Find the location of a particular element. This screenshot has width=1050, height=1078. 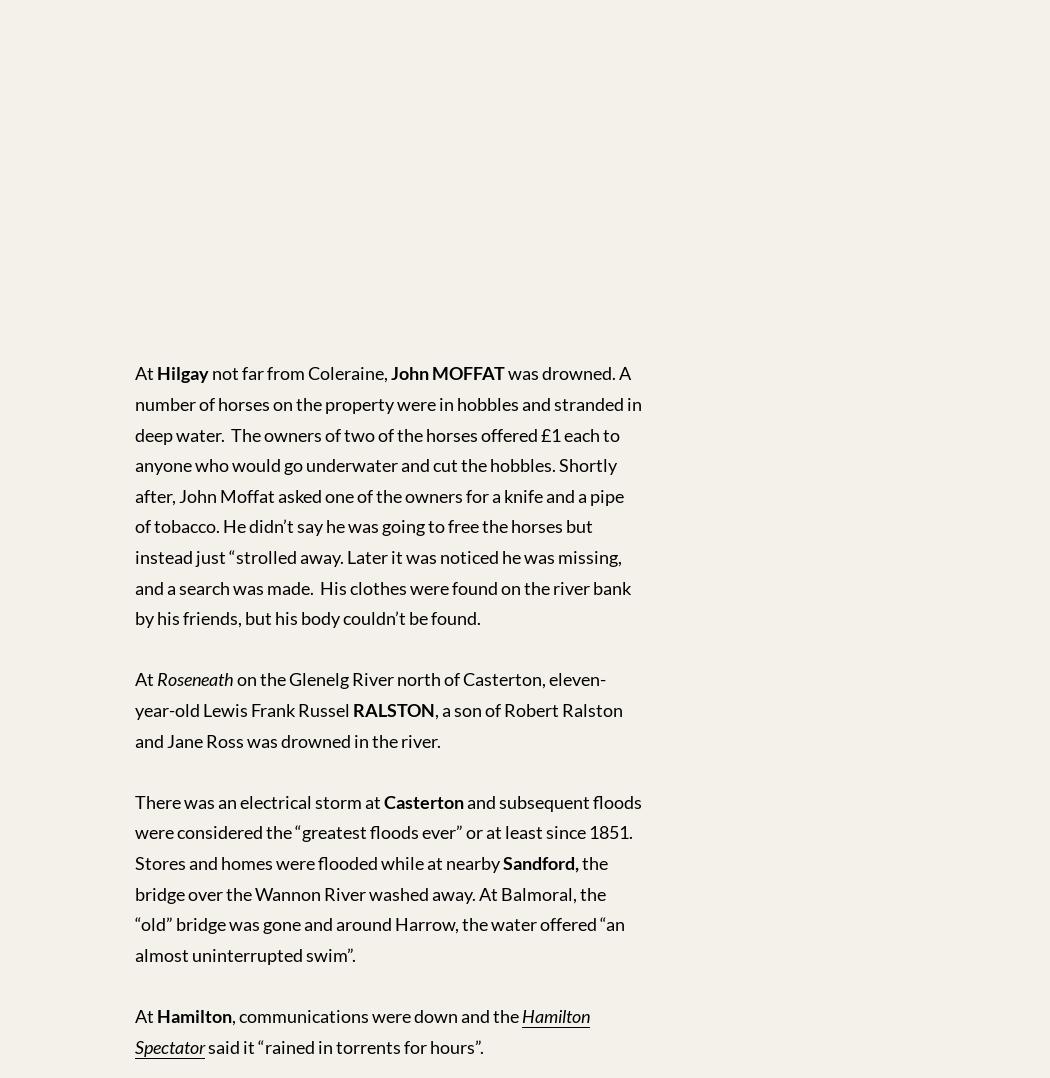

'was drowned. A number of horses on the property were in hobbles and stranded in deep water.  The owners of two of the horses offered £1 each to anyone who would go underwater and cut the hobbles. Shortly after, John Moffat asked one of the owners for a knife and a pipe of tobacco. He didn’t say he was going to free the horses but instead just “strolled away. Later it was noticed he was missing, and a search was made.  His clothes were found on the river bank by his friends, but his body couldn’t be found.' is located at coordinates (134, 494).